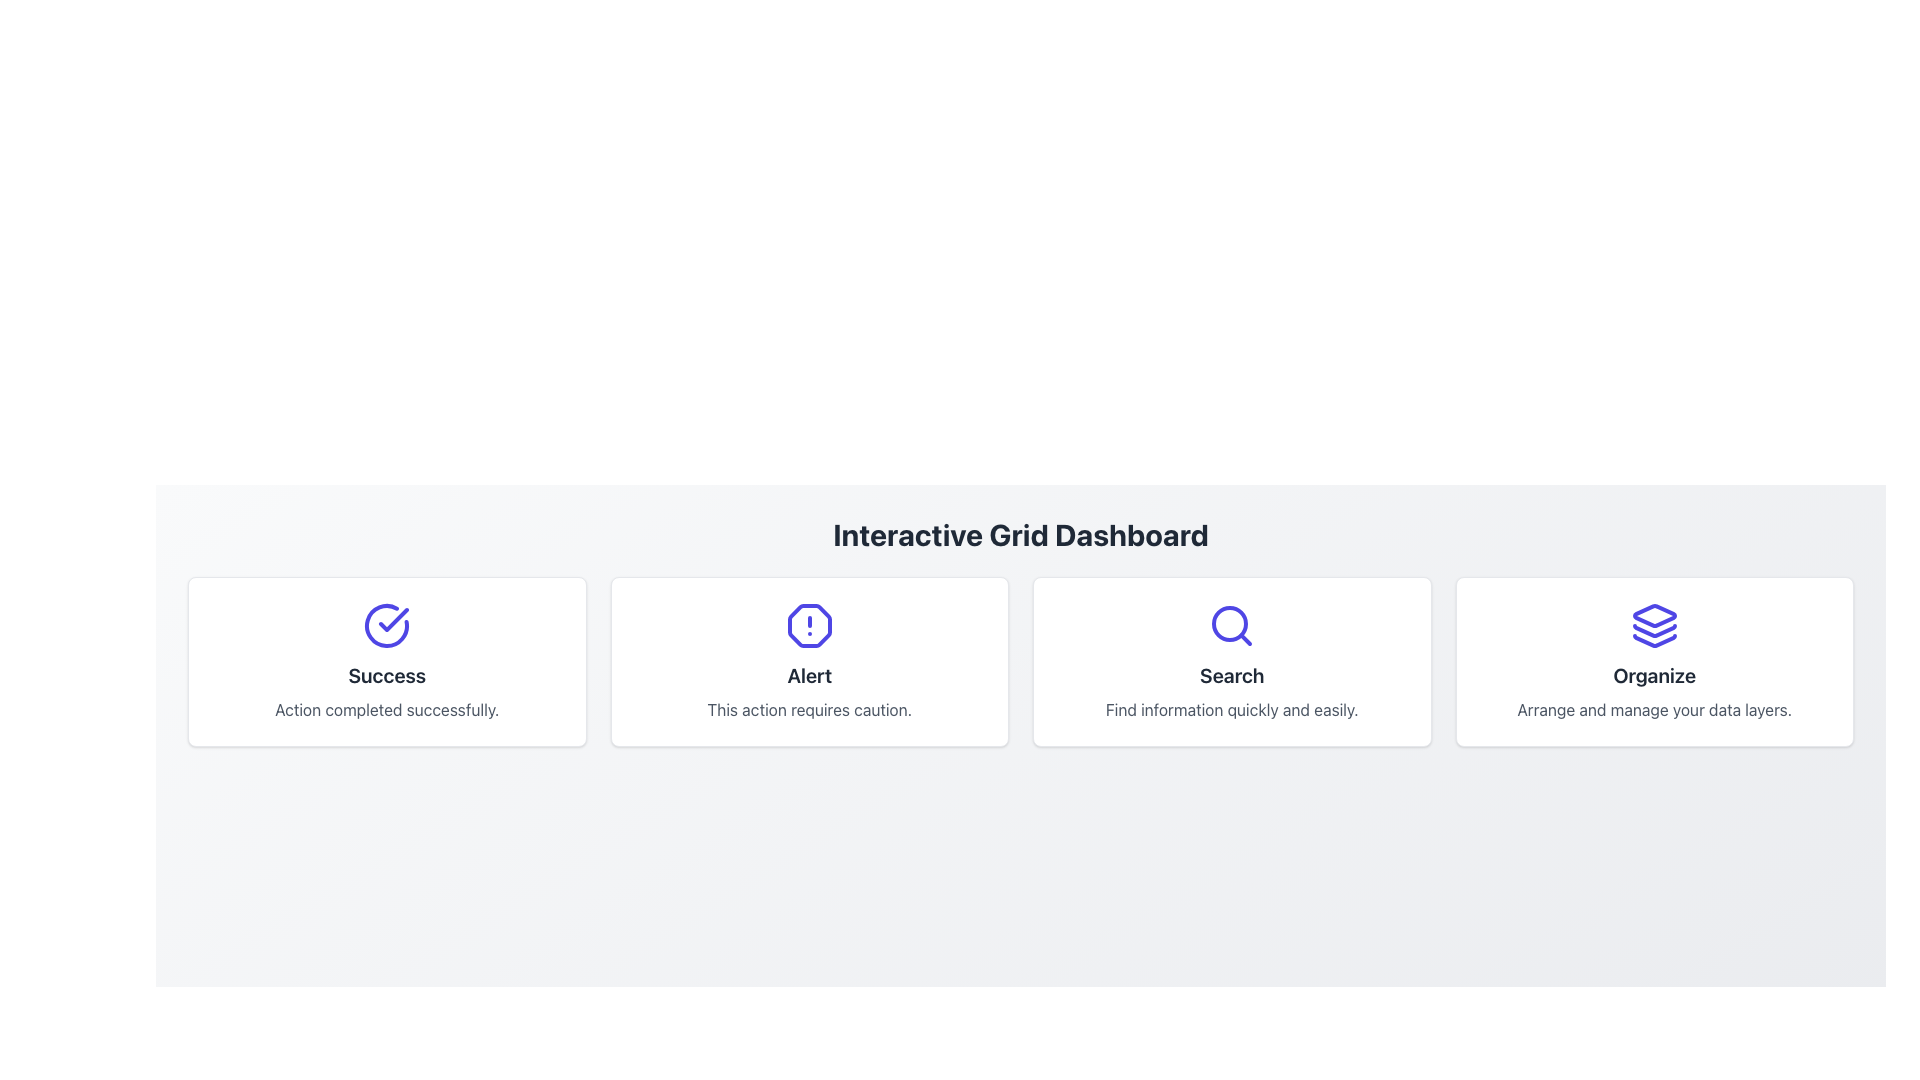 This screenshot has width=1920, height=1080. I want to click on the visual alert prompt icon, which is an octagon with an exclamation mark, located above the title text 'Alert' in the second position of a 2x2 card layout, so click(809, 624).